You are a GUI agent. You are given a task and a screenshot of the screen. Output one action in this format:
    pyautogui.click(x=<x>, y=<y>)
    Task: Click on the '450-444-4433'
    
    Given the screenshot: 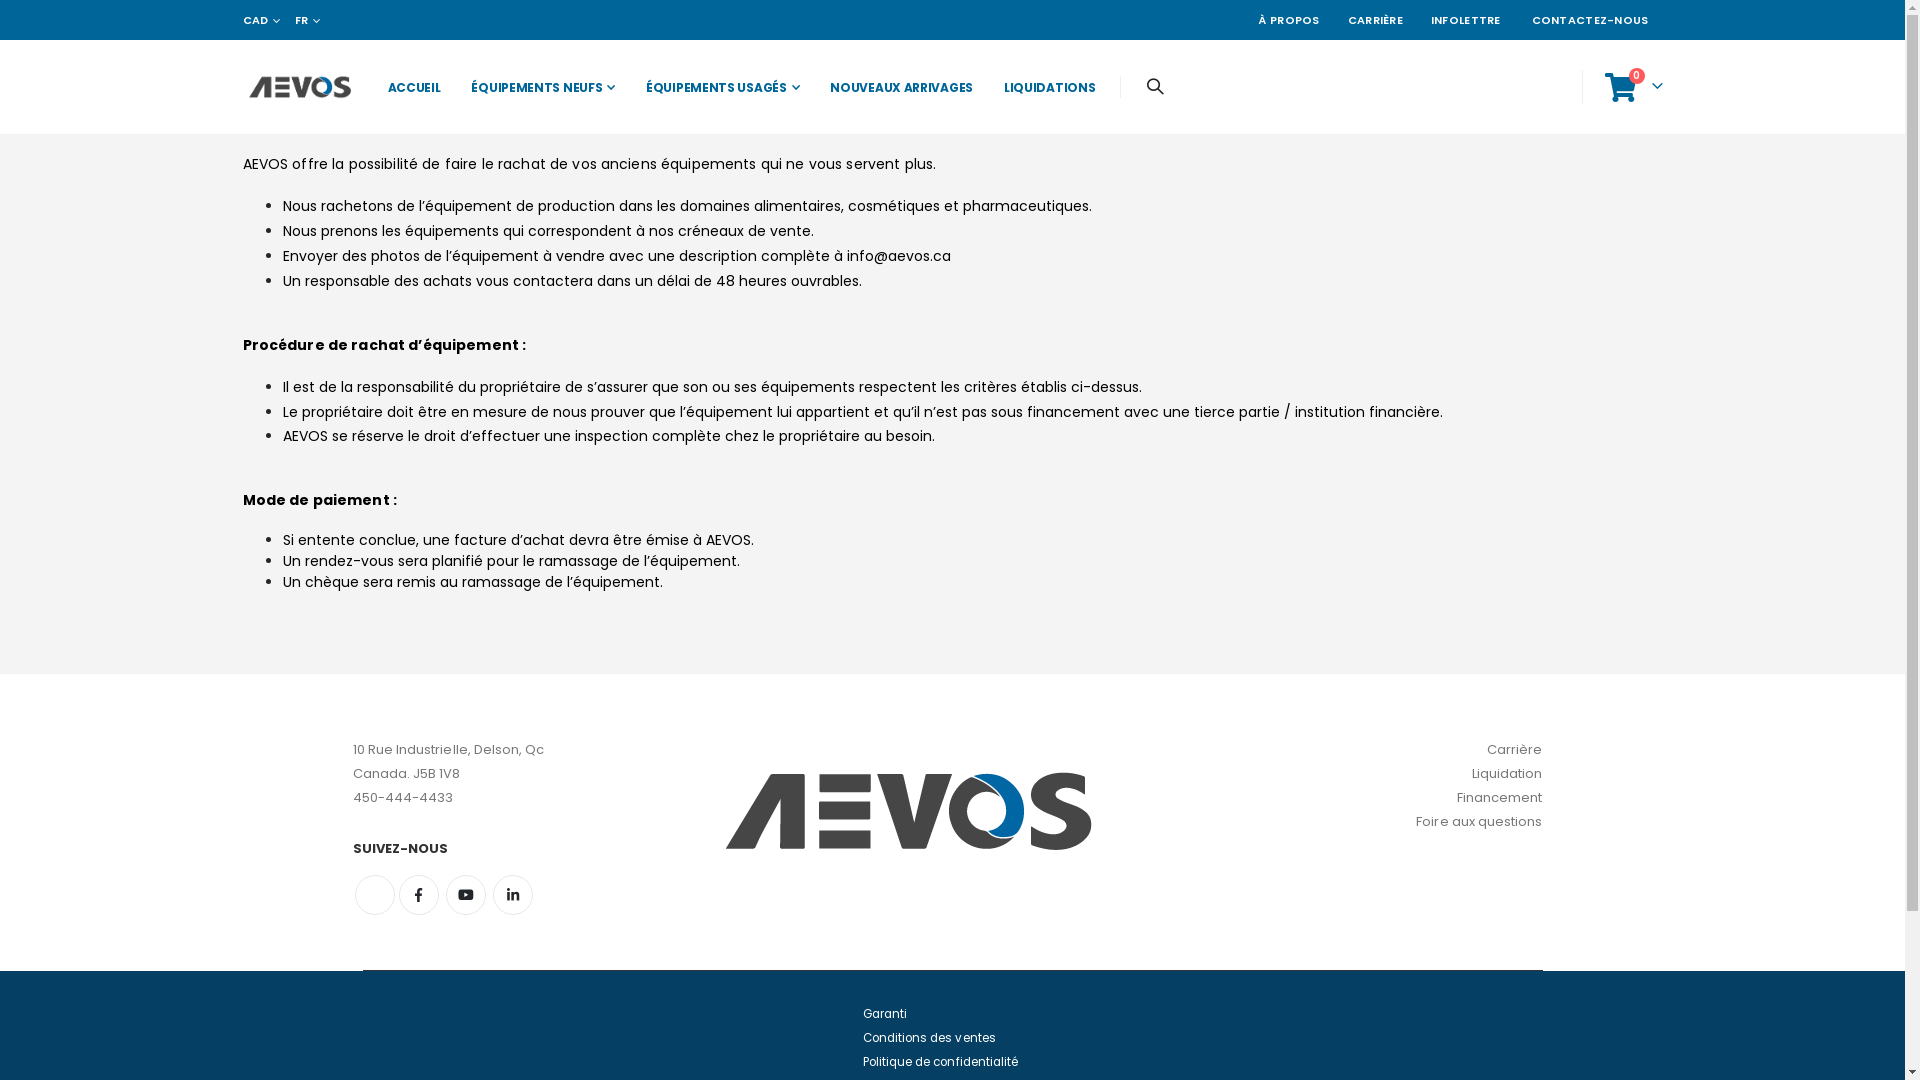 What is the action you would take?
    pyautogui.click(x=401, y=796)
    